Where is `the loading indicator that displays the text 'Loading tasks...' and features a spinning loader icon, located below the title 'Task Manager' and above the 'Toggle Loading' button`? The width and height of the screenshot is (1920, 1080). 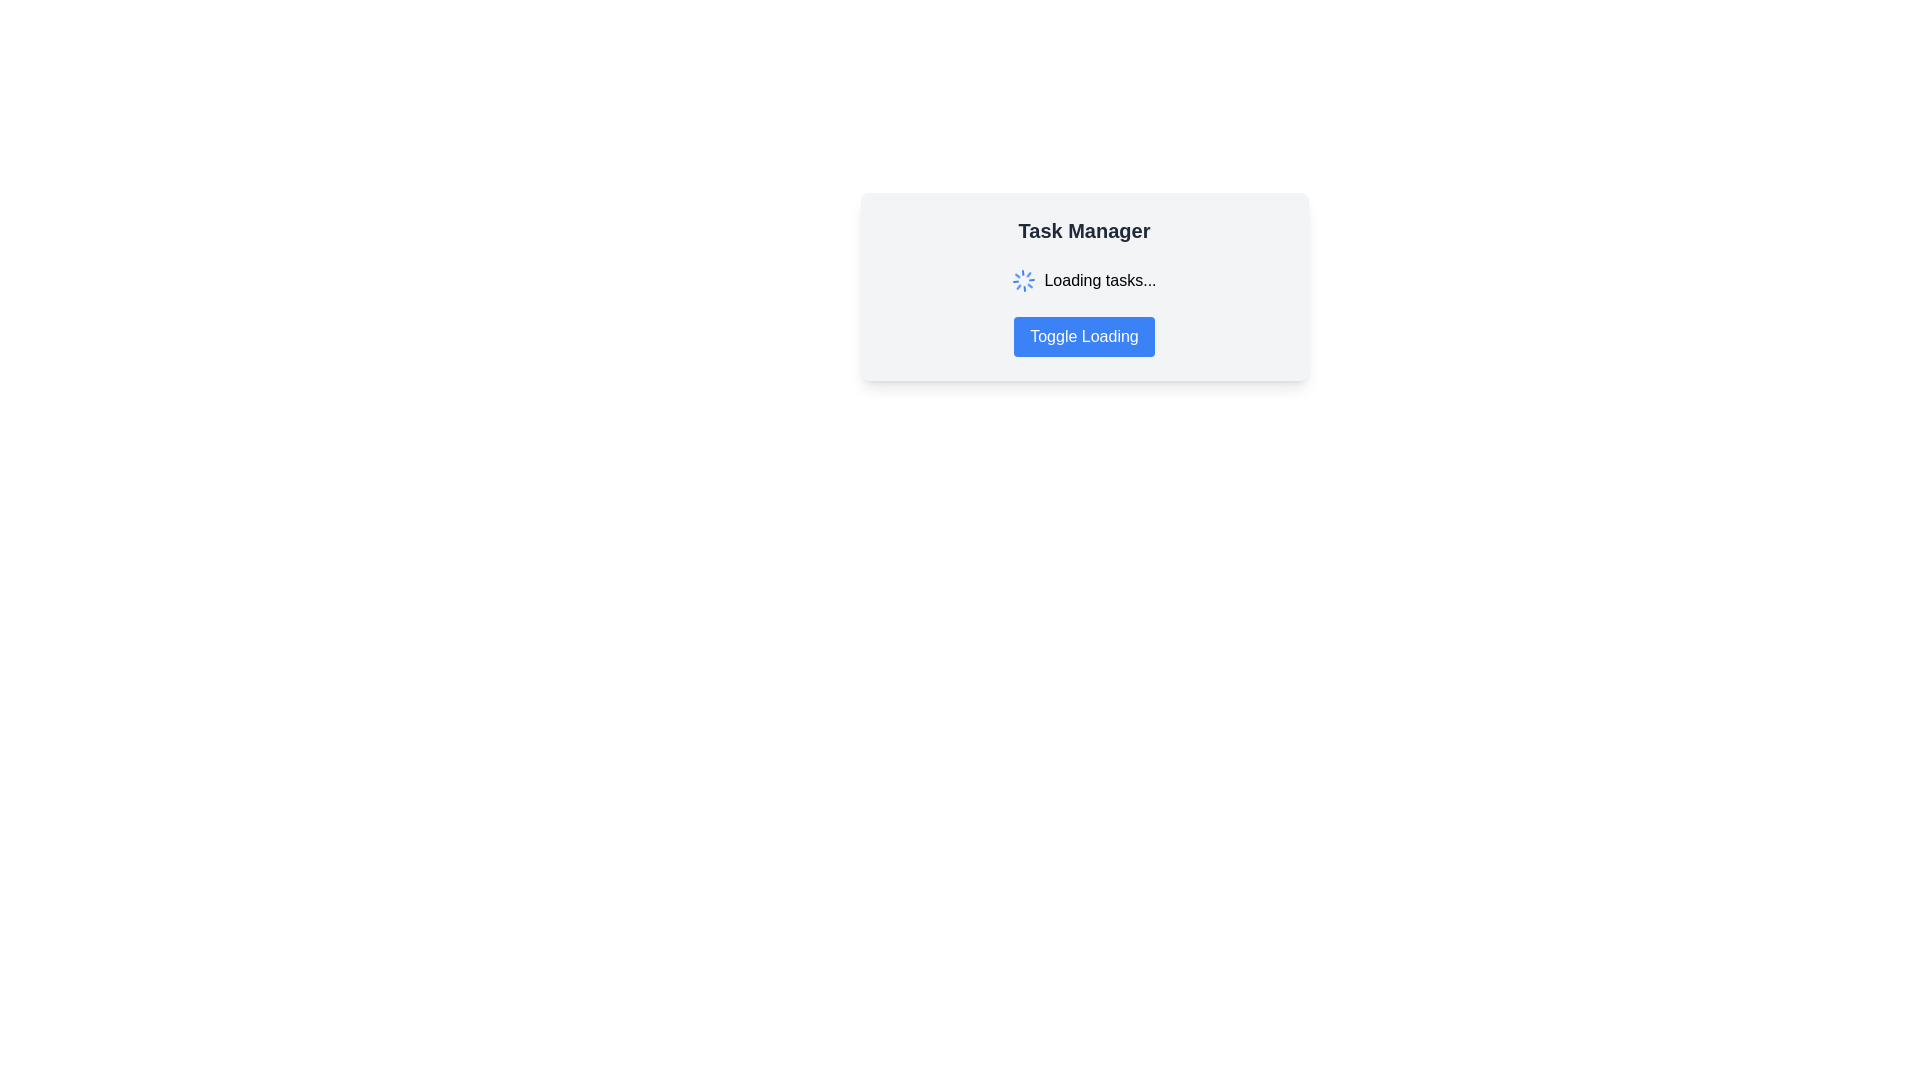
the loading indicator that displays the text 'Loading tasks...' and features a spinning loader icon, located below the title 'Task Manager' and above the 'Toggle Loading' button is located at coordinates (1083, 281).